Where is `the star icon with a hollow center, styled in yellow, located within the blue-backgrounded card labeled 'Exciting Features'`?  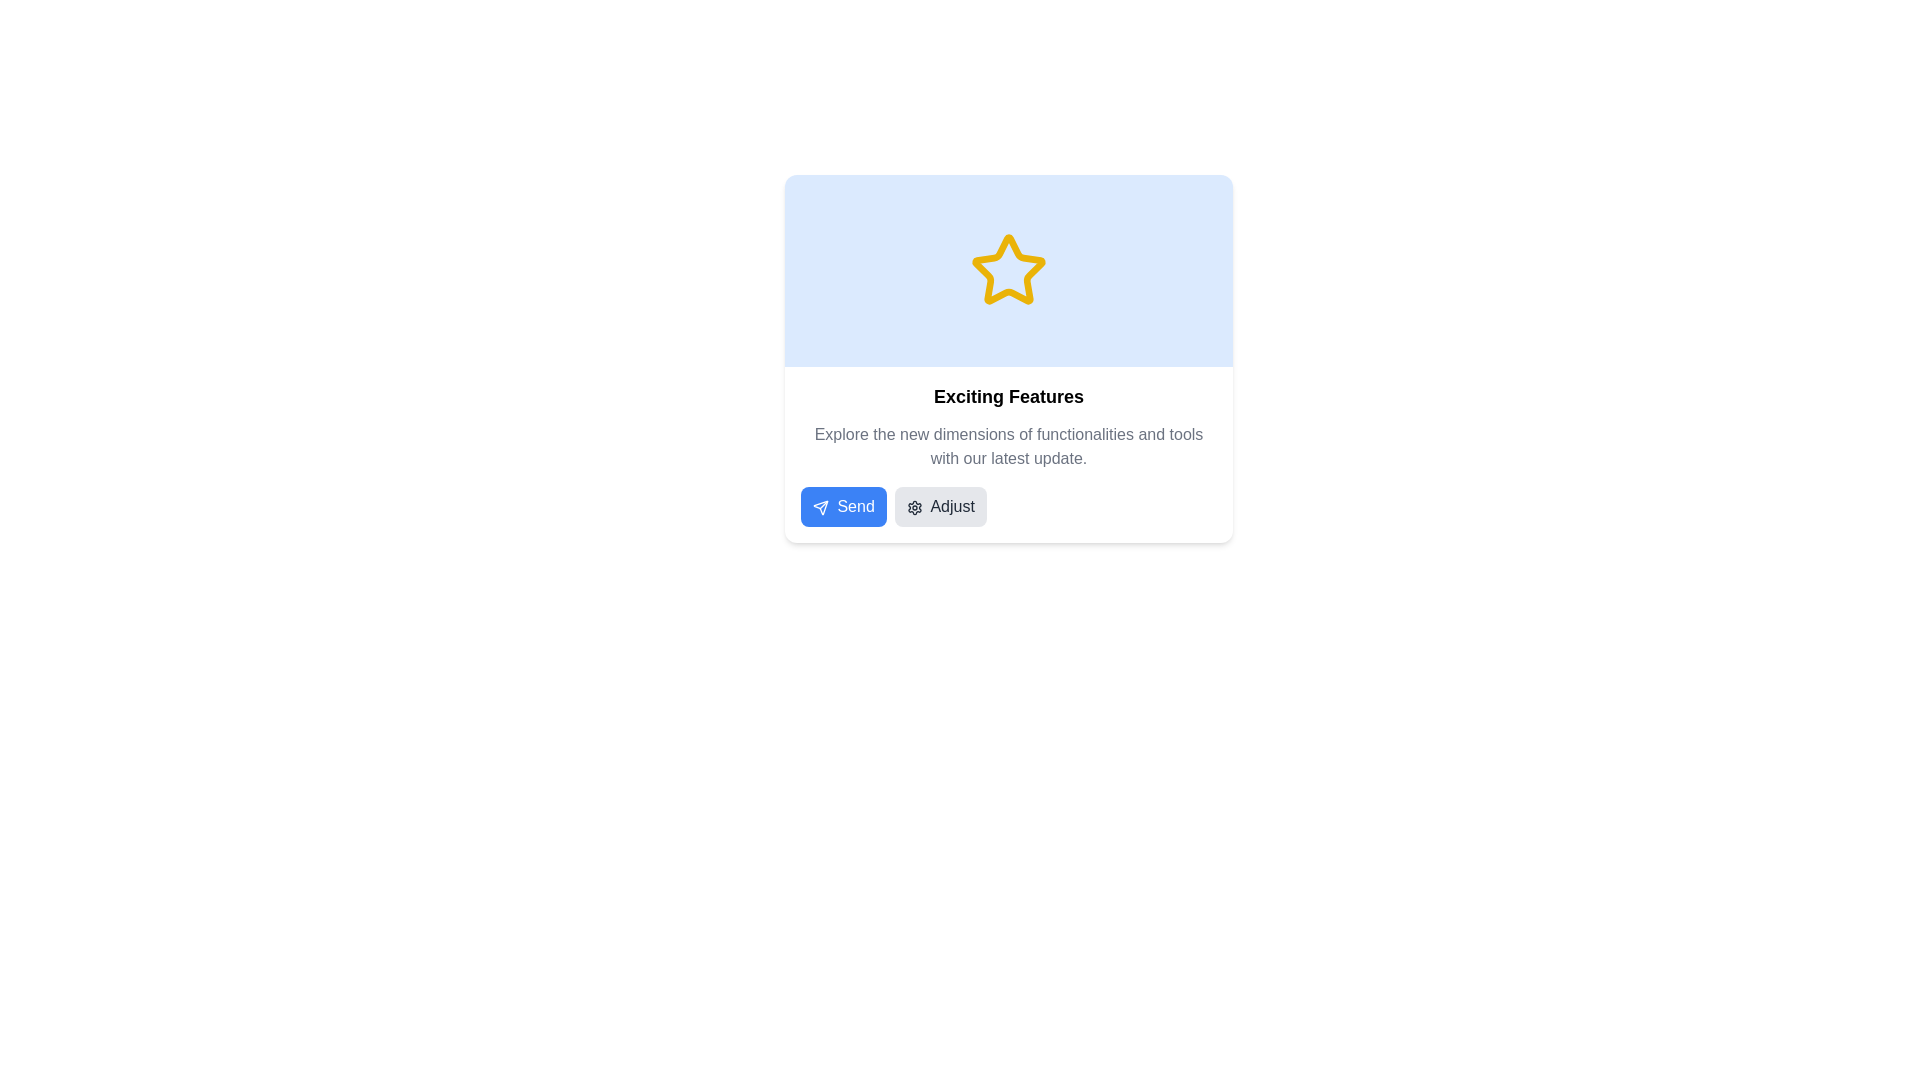
the star icon with a hollow center, styled in yellow, located within the blue-backgrounded card labeled 'Exciting Features' is located at coordinates (1008, 268).